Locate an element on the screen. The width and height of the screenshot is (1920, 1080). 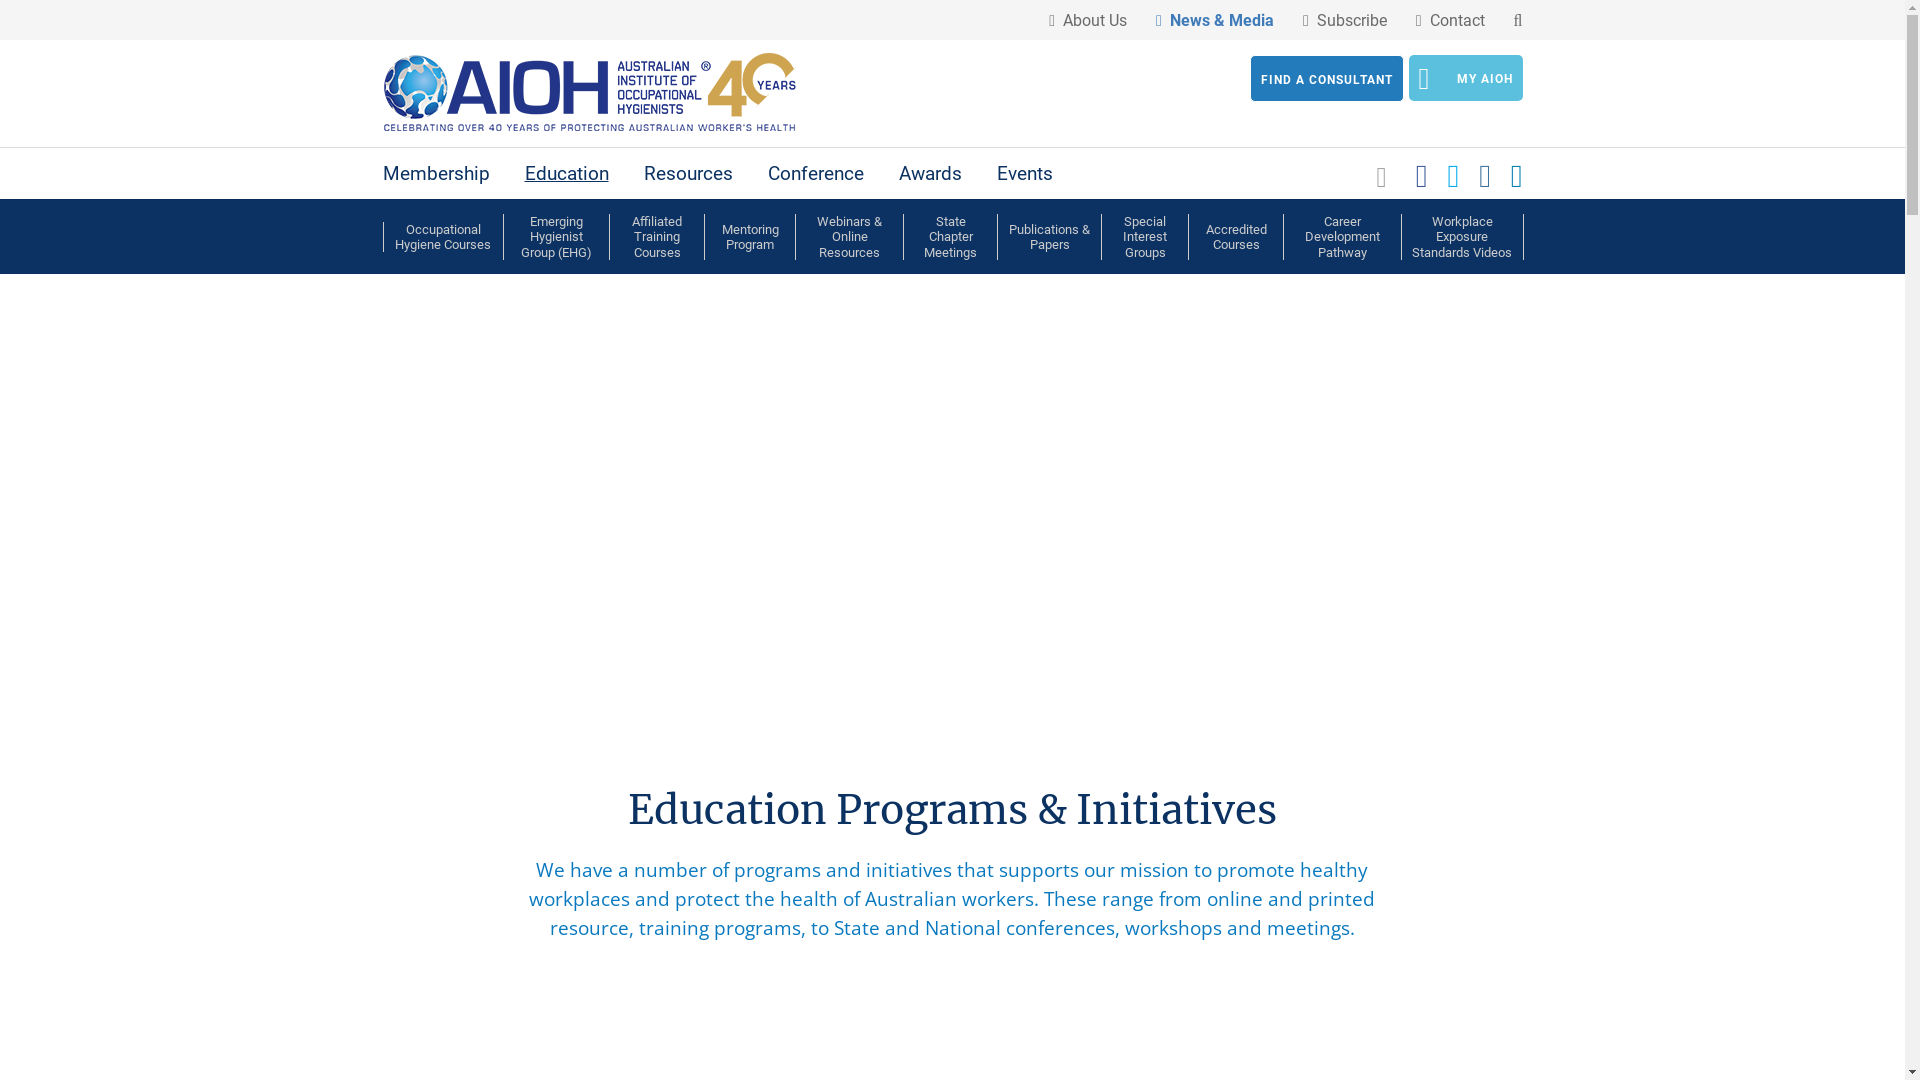
'Webinars & Online Resources' is located at coordinates (849, 235).